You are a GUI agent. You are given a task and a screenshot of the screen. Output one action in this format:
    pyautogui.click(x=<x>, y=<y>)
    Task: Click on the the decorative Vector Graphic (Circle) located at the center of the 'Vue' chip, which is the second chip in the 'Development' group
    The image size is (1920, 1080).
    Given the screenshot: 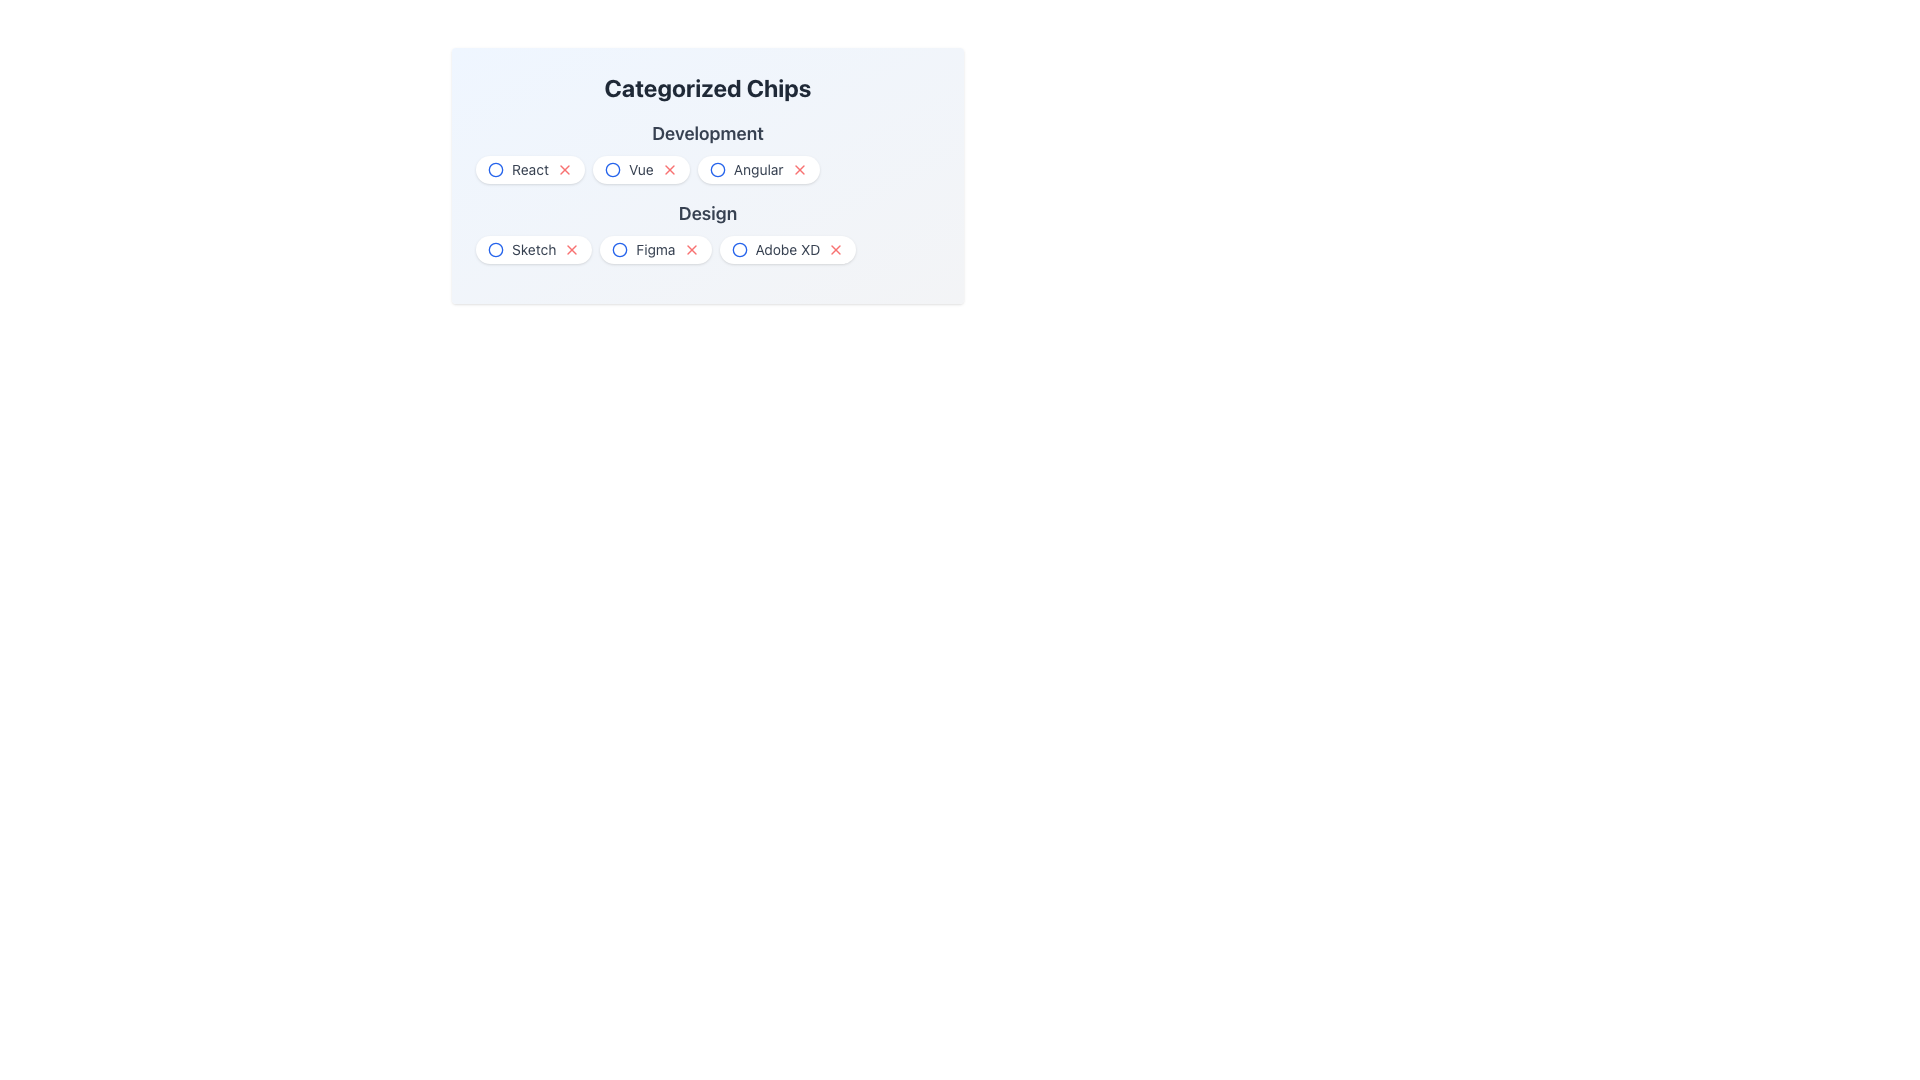 What is the action you would take?
    pyautogui.click(x=612, y=168)
    